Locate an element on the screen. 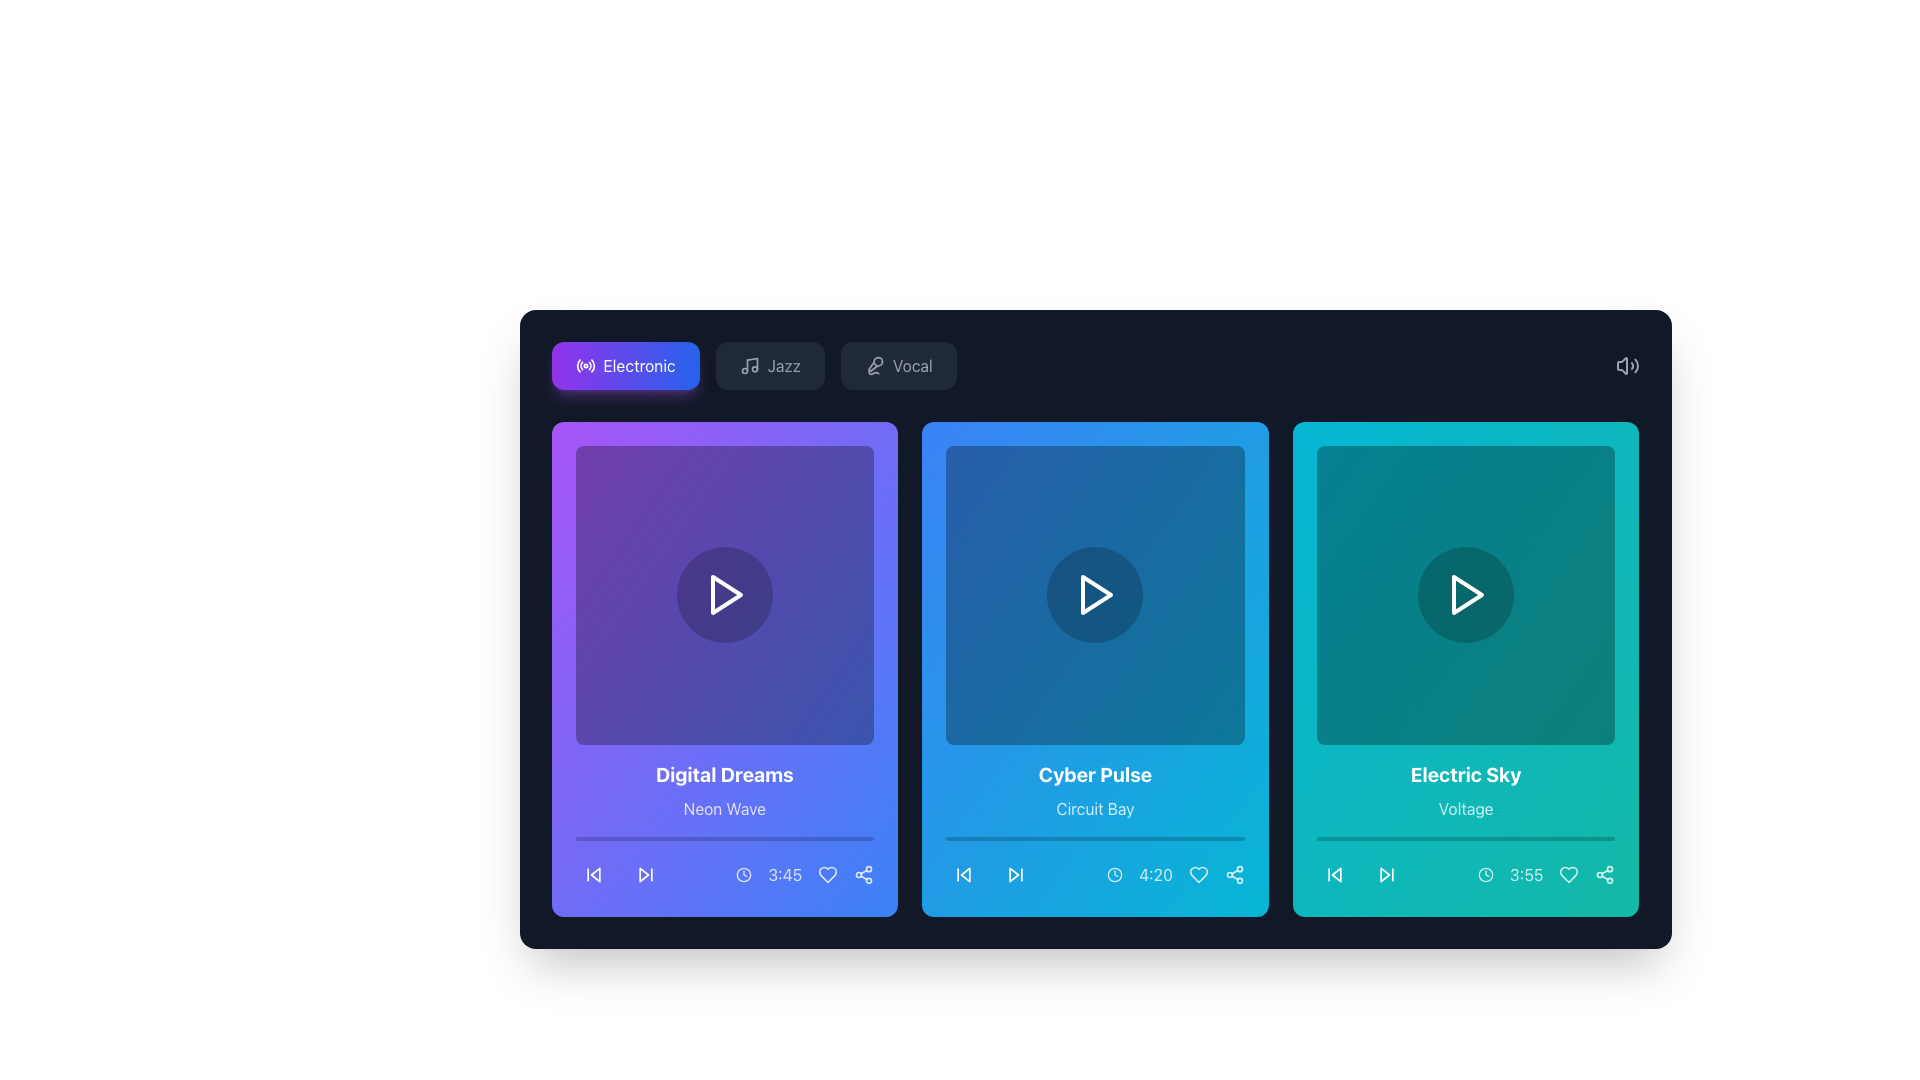 The width and height of the screenshot is (1920, 1080). the play button icon located in the center of the 'Digital Dreams - Neon Wave' card is located at coordinates (725, 594).